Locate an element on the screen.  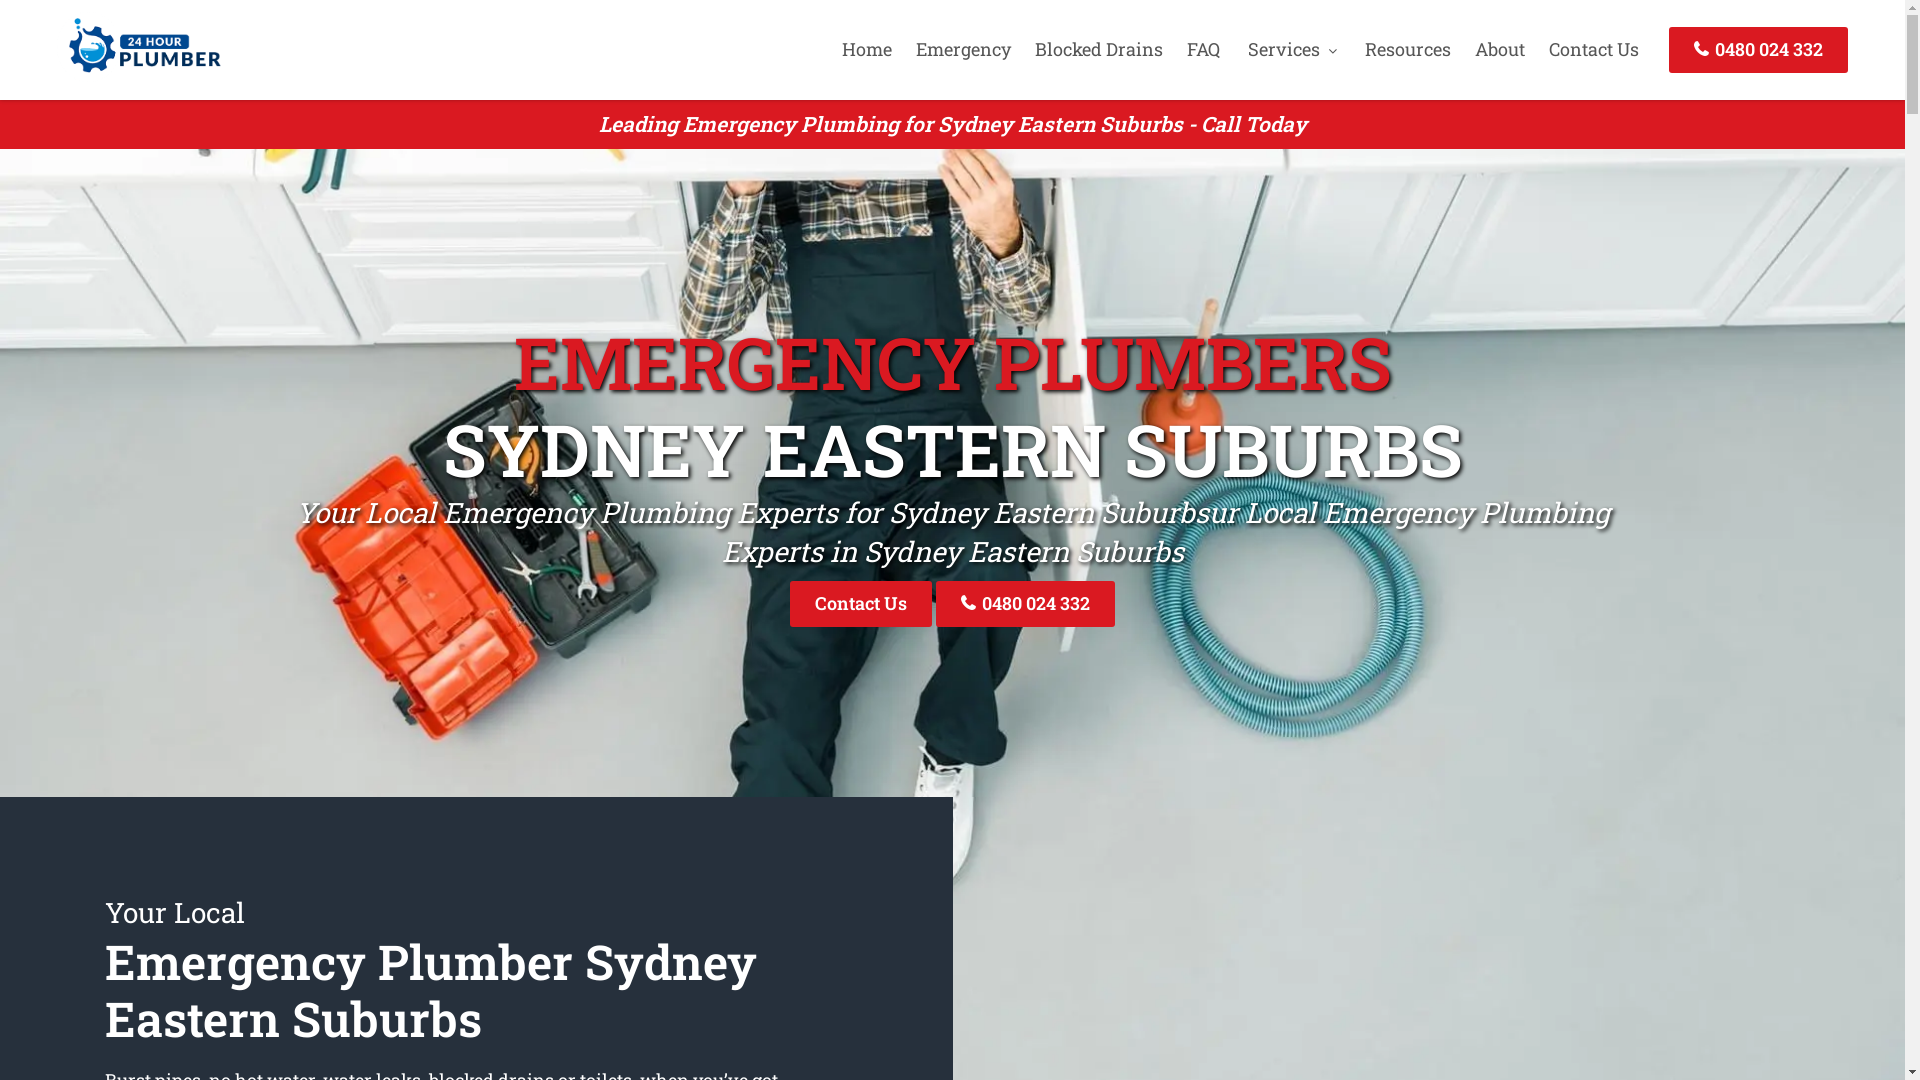
'Blocked Drains' is located at coordinates (1098, 48).